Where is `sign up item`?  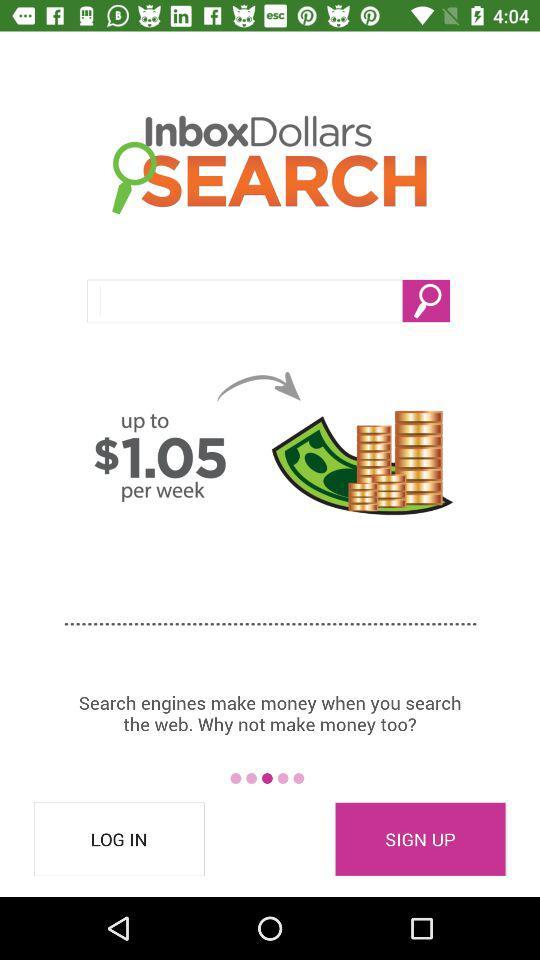
sign up item is located at coordinates (419, 839).